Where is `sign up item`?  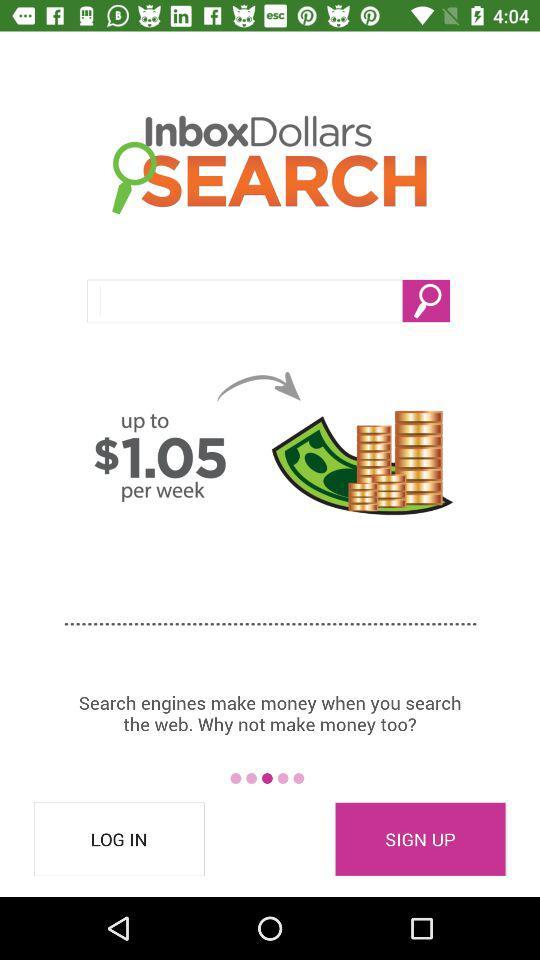
sign up item is located at coordinates (419, 839).